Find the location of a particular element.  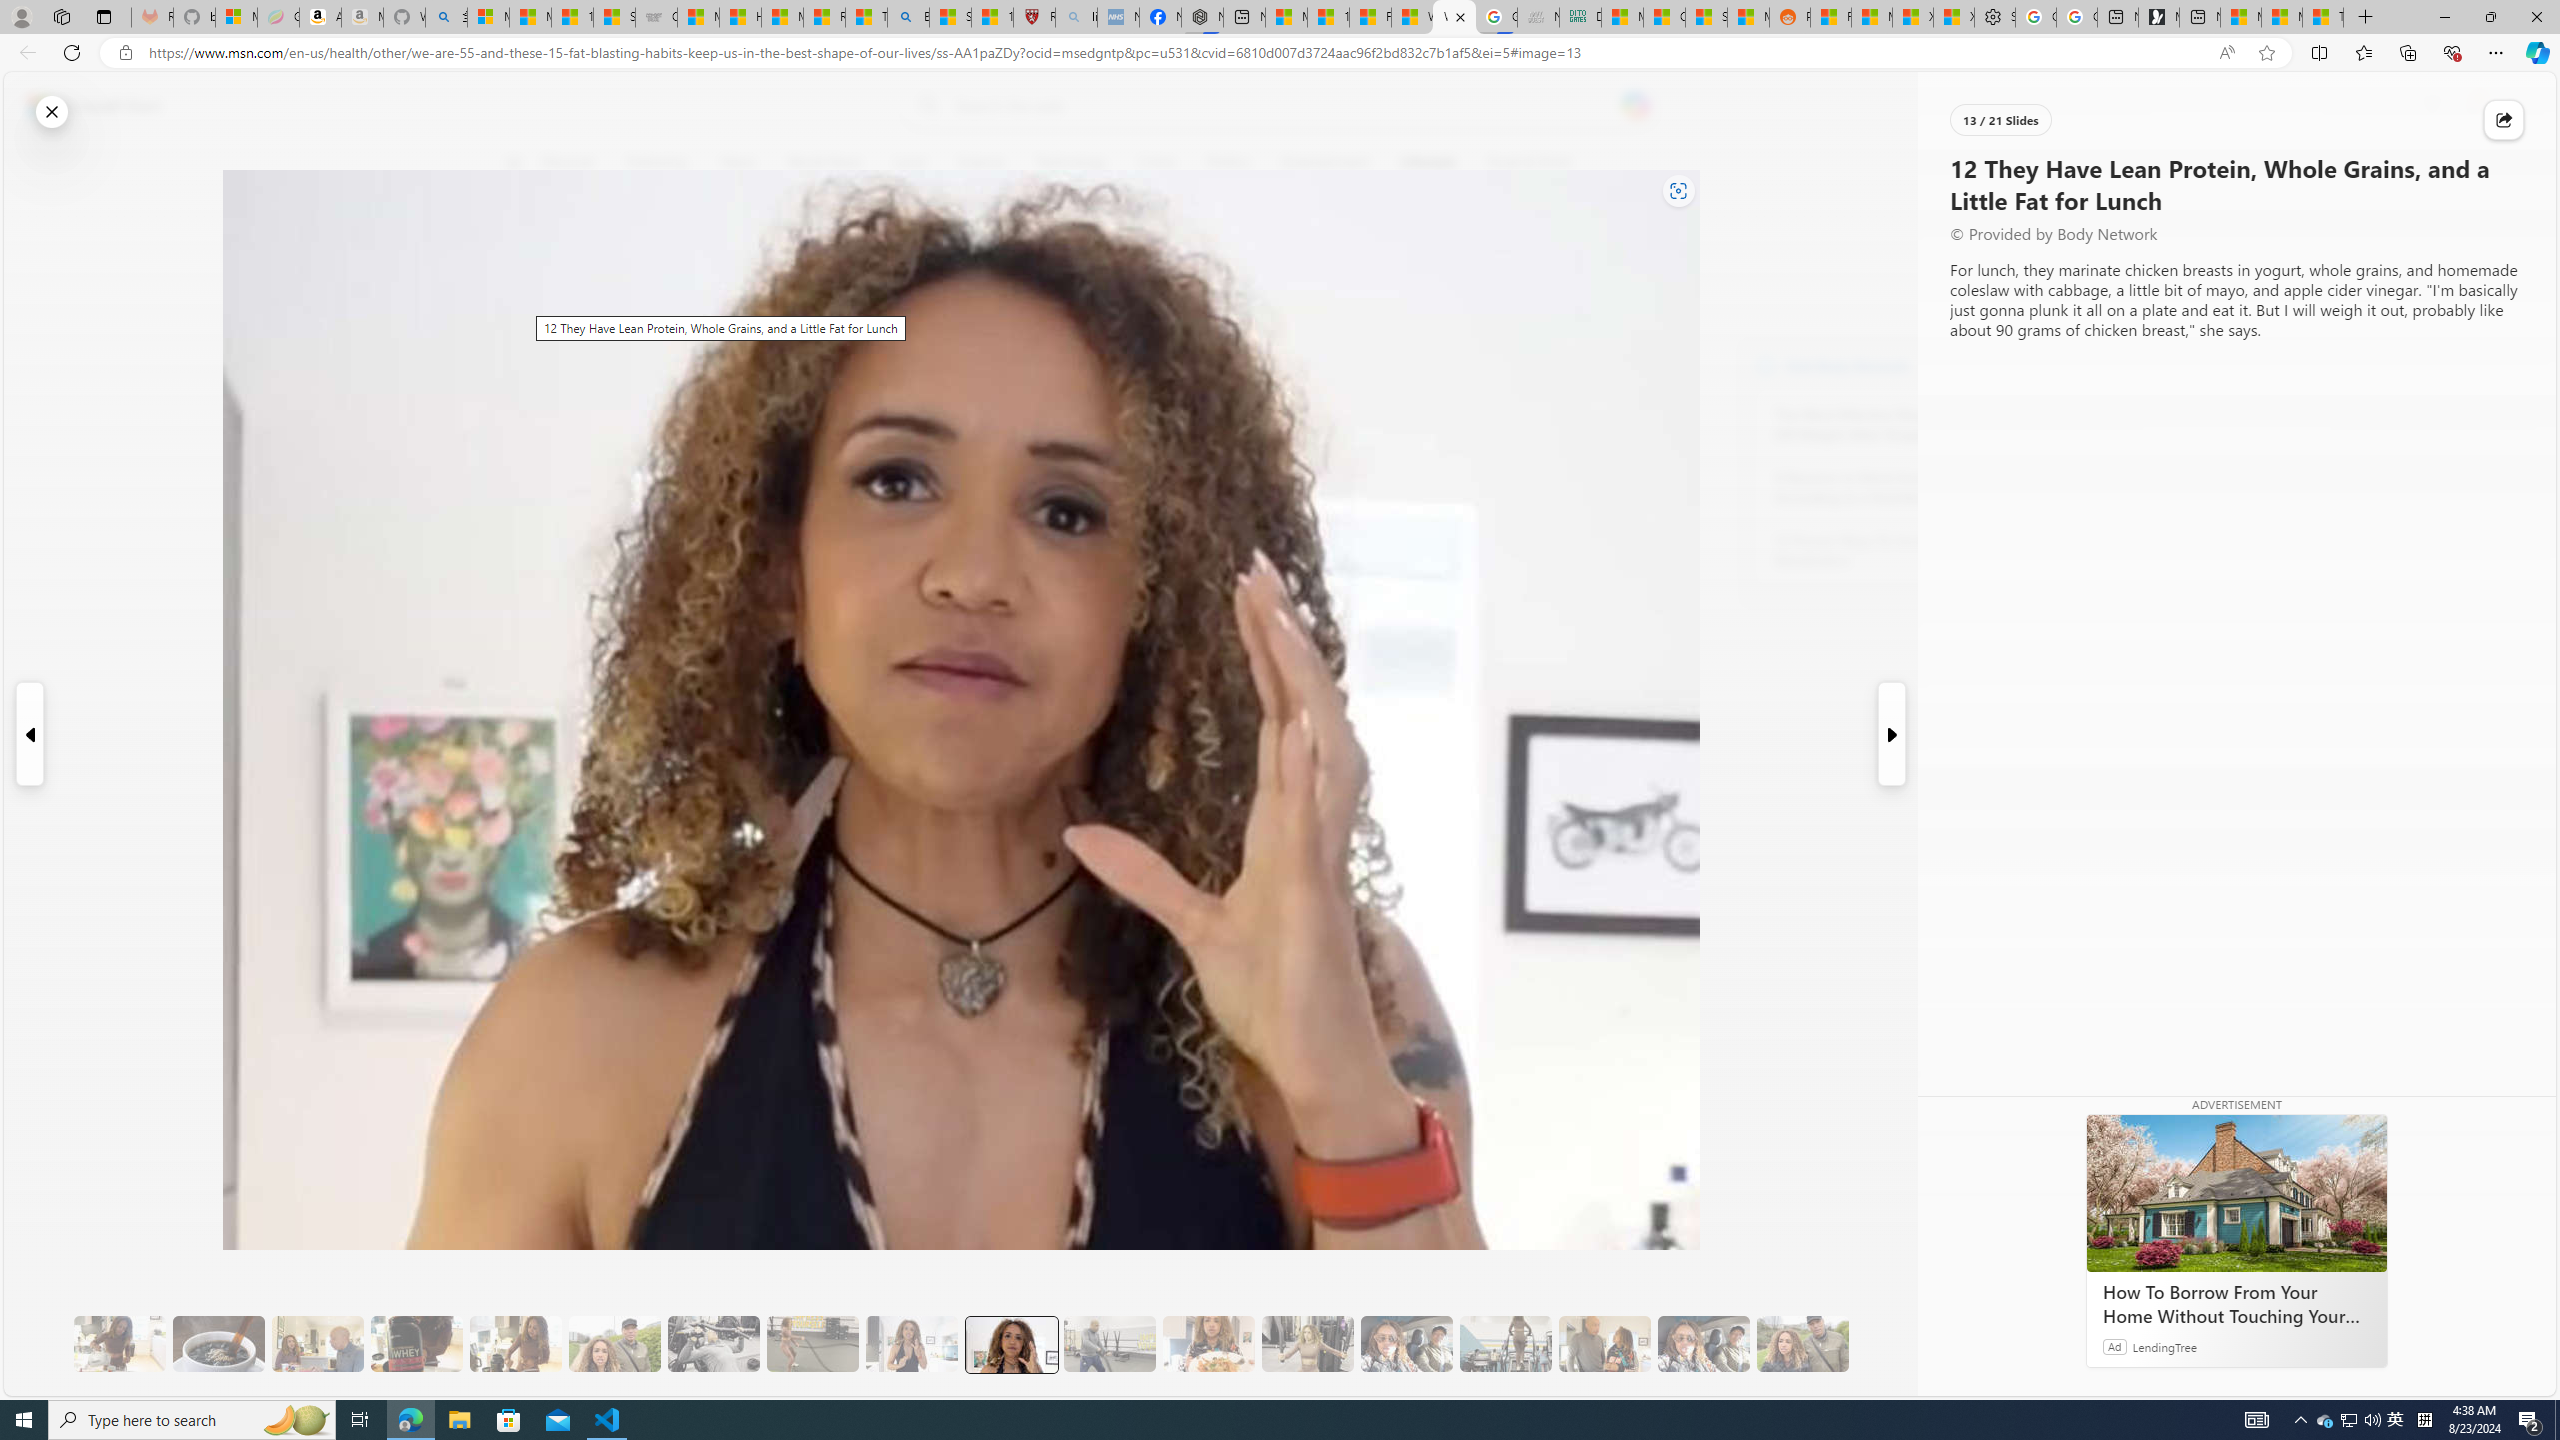

'Entertainment' is located at coordinates (1324, 162).